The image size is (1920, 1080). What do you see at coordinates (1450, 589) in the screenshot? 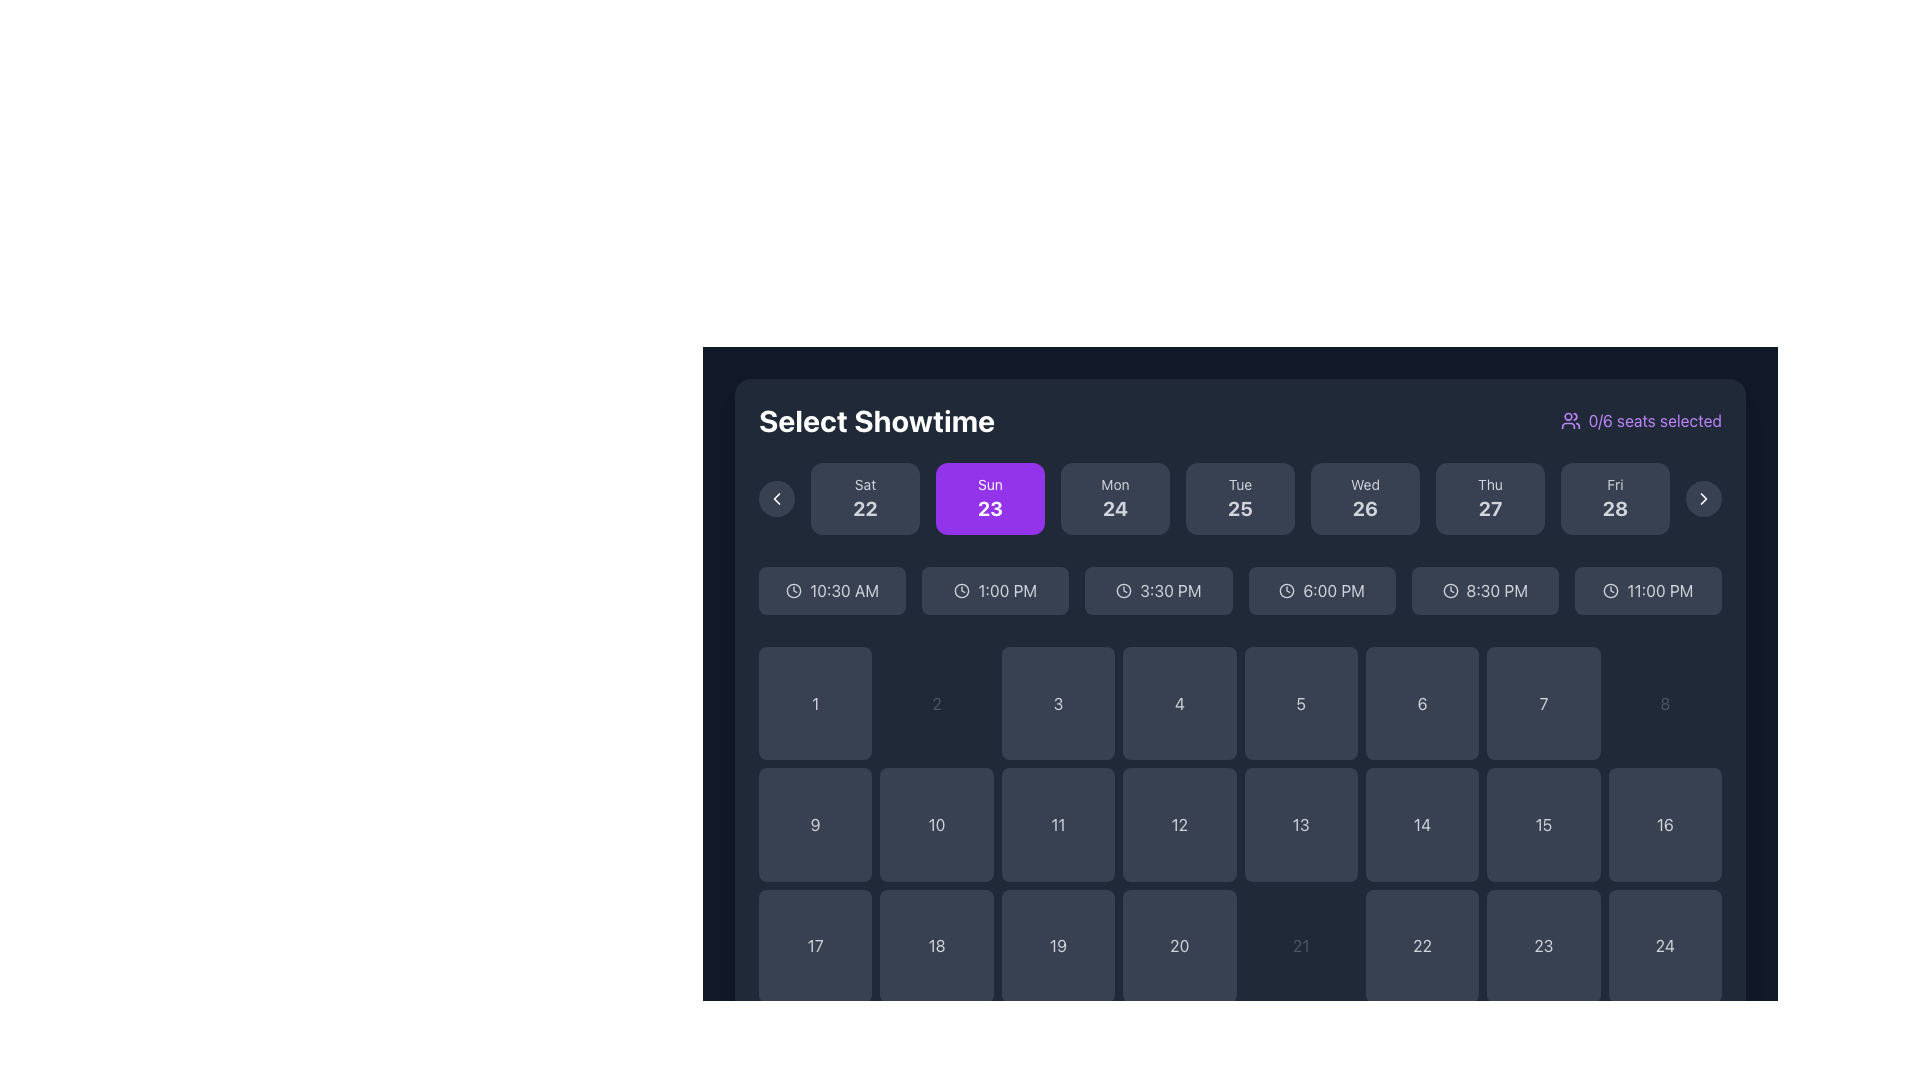
I see `the clock-shaped icon located next to the '8:30 PM' time option in the schedule layout` at bounding box center [1450, 589].